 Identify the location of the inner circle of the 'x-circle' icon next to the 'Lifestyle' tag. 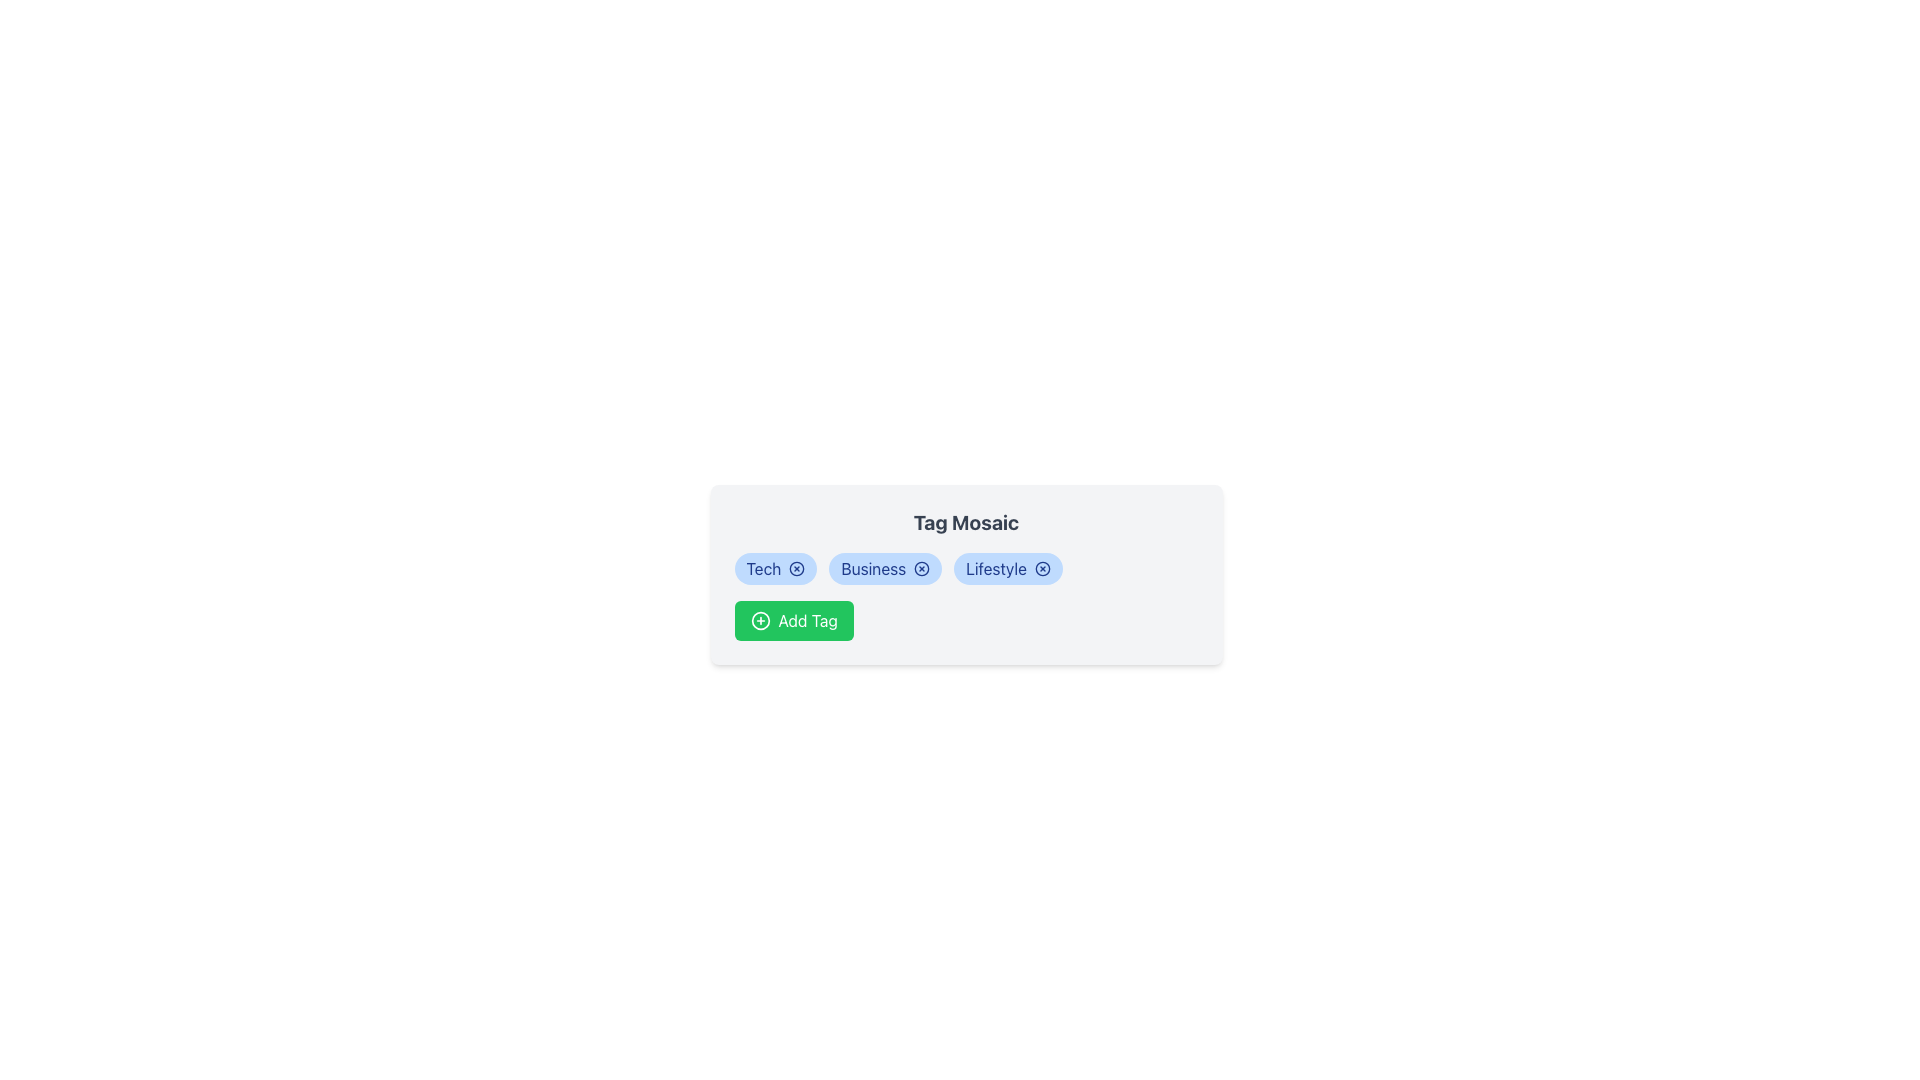
(1041, 569).